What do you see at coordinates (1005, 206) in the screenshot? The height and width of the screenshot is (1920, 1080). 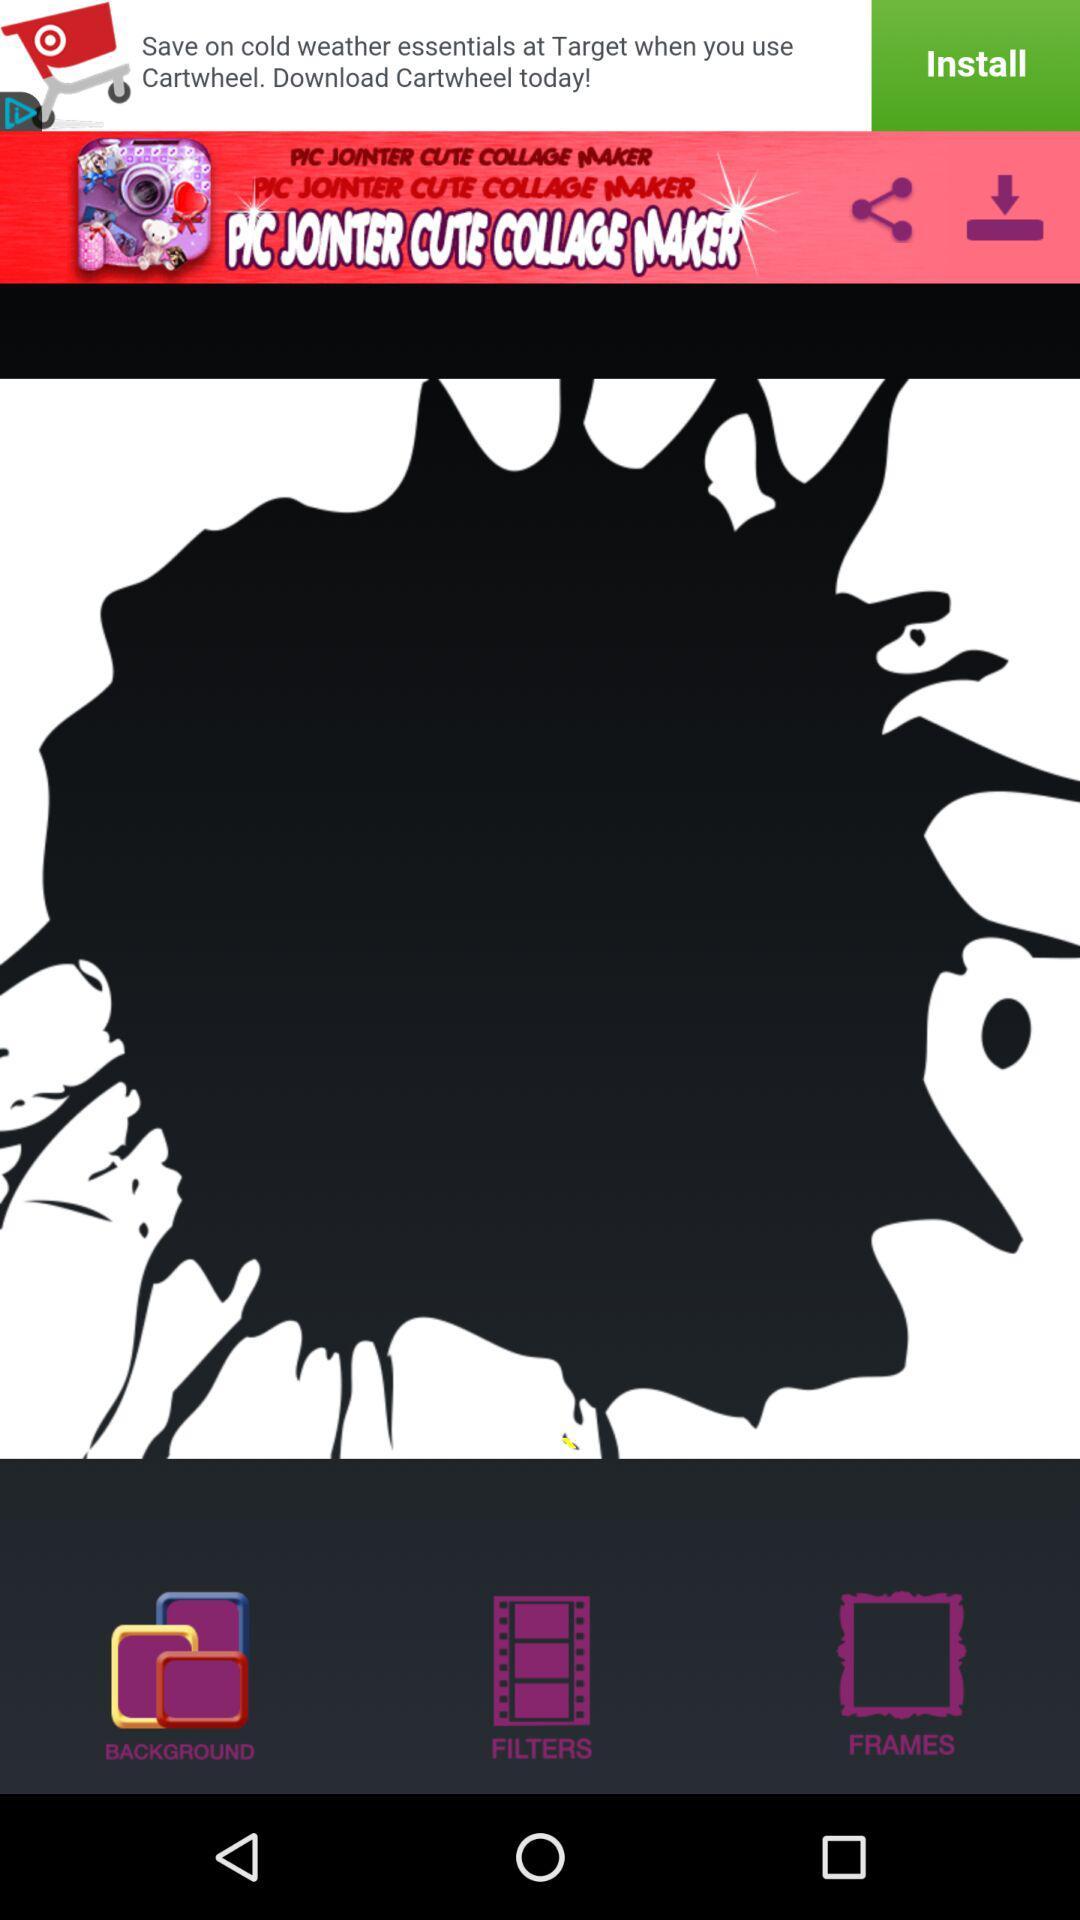 I see `download` at bounding box center [1005, 206].